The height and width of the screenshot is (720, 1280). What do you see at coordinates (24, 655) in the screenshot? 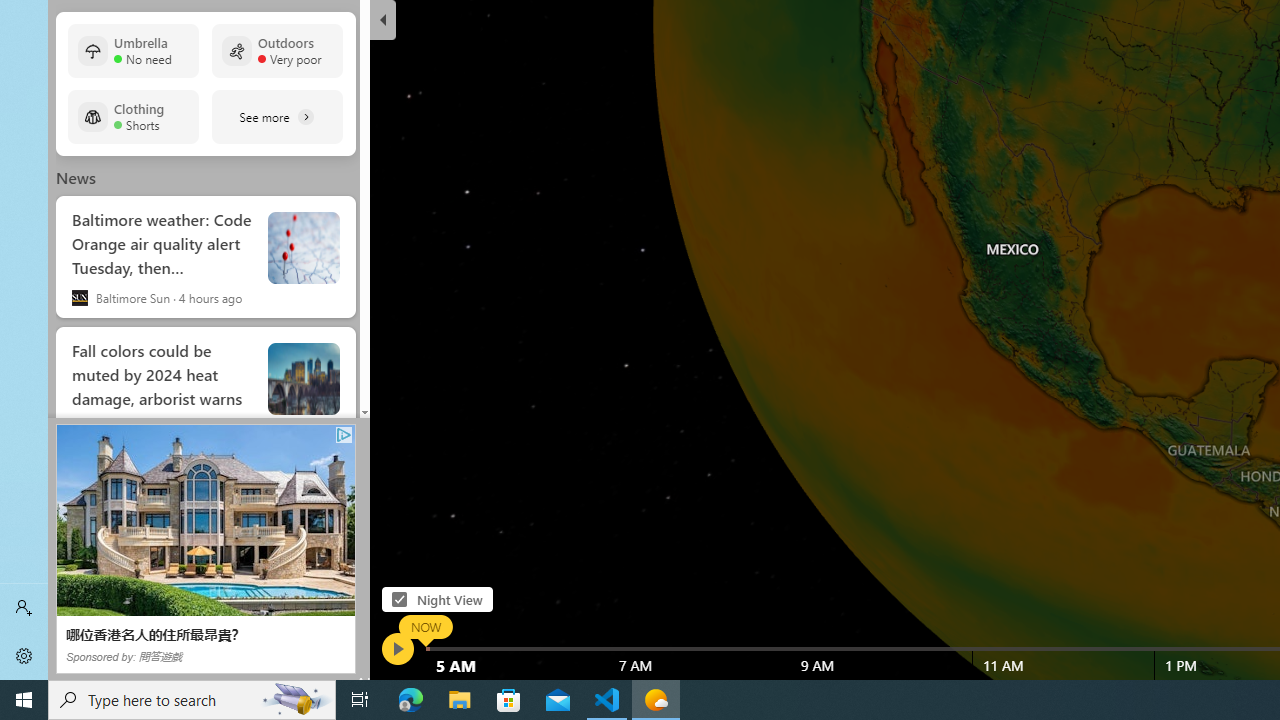
I see `'Settings'` at bounding box center [24, 655].